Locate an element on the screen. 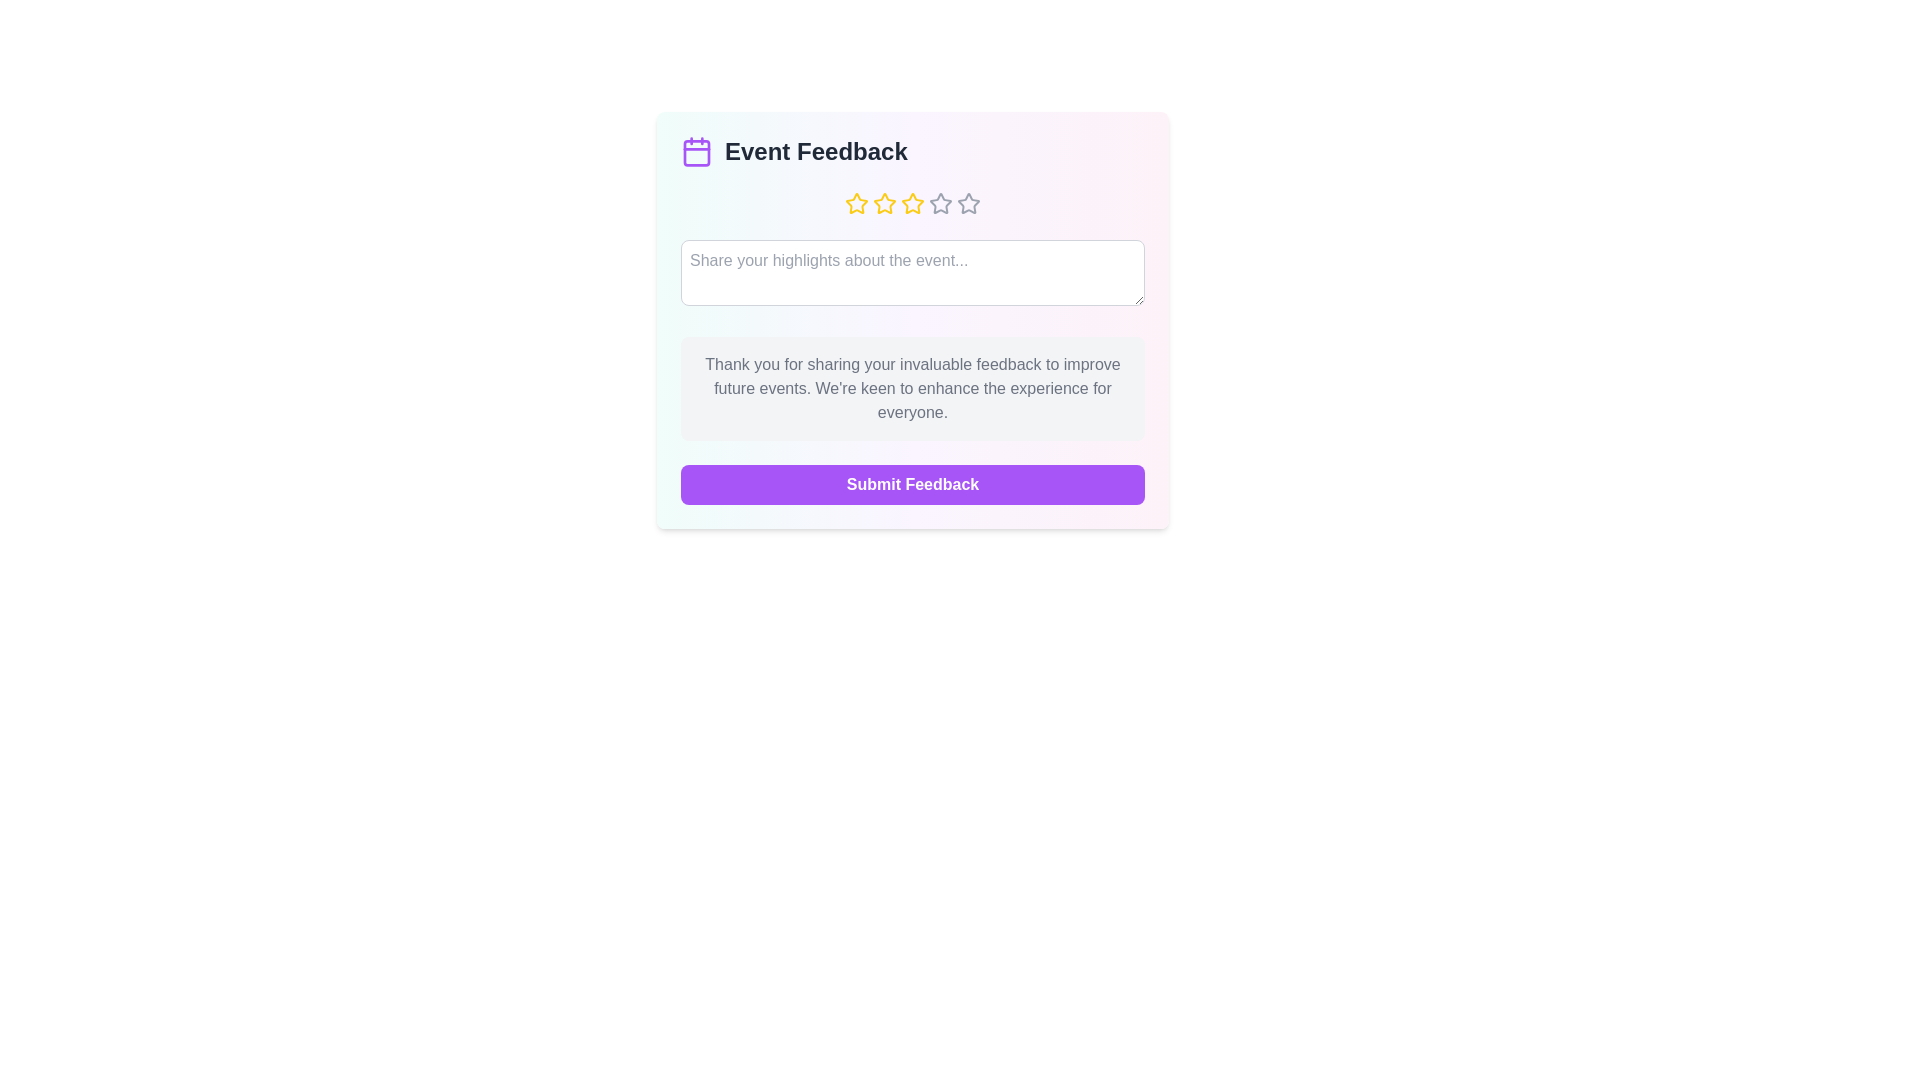 This screenshot has height=1080, width=1920. the event rating to 5 stars by clicking on the corresponding star is located at coordinates (969, 204).